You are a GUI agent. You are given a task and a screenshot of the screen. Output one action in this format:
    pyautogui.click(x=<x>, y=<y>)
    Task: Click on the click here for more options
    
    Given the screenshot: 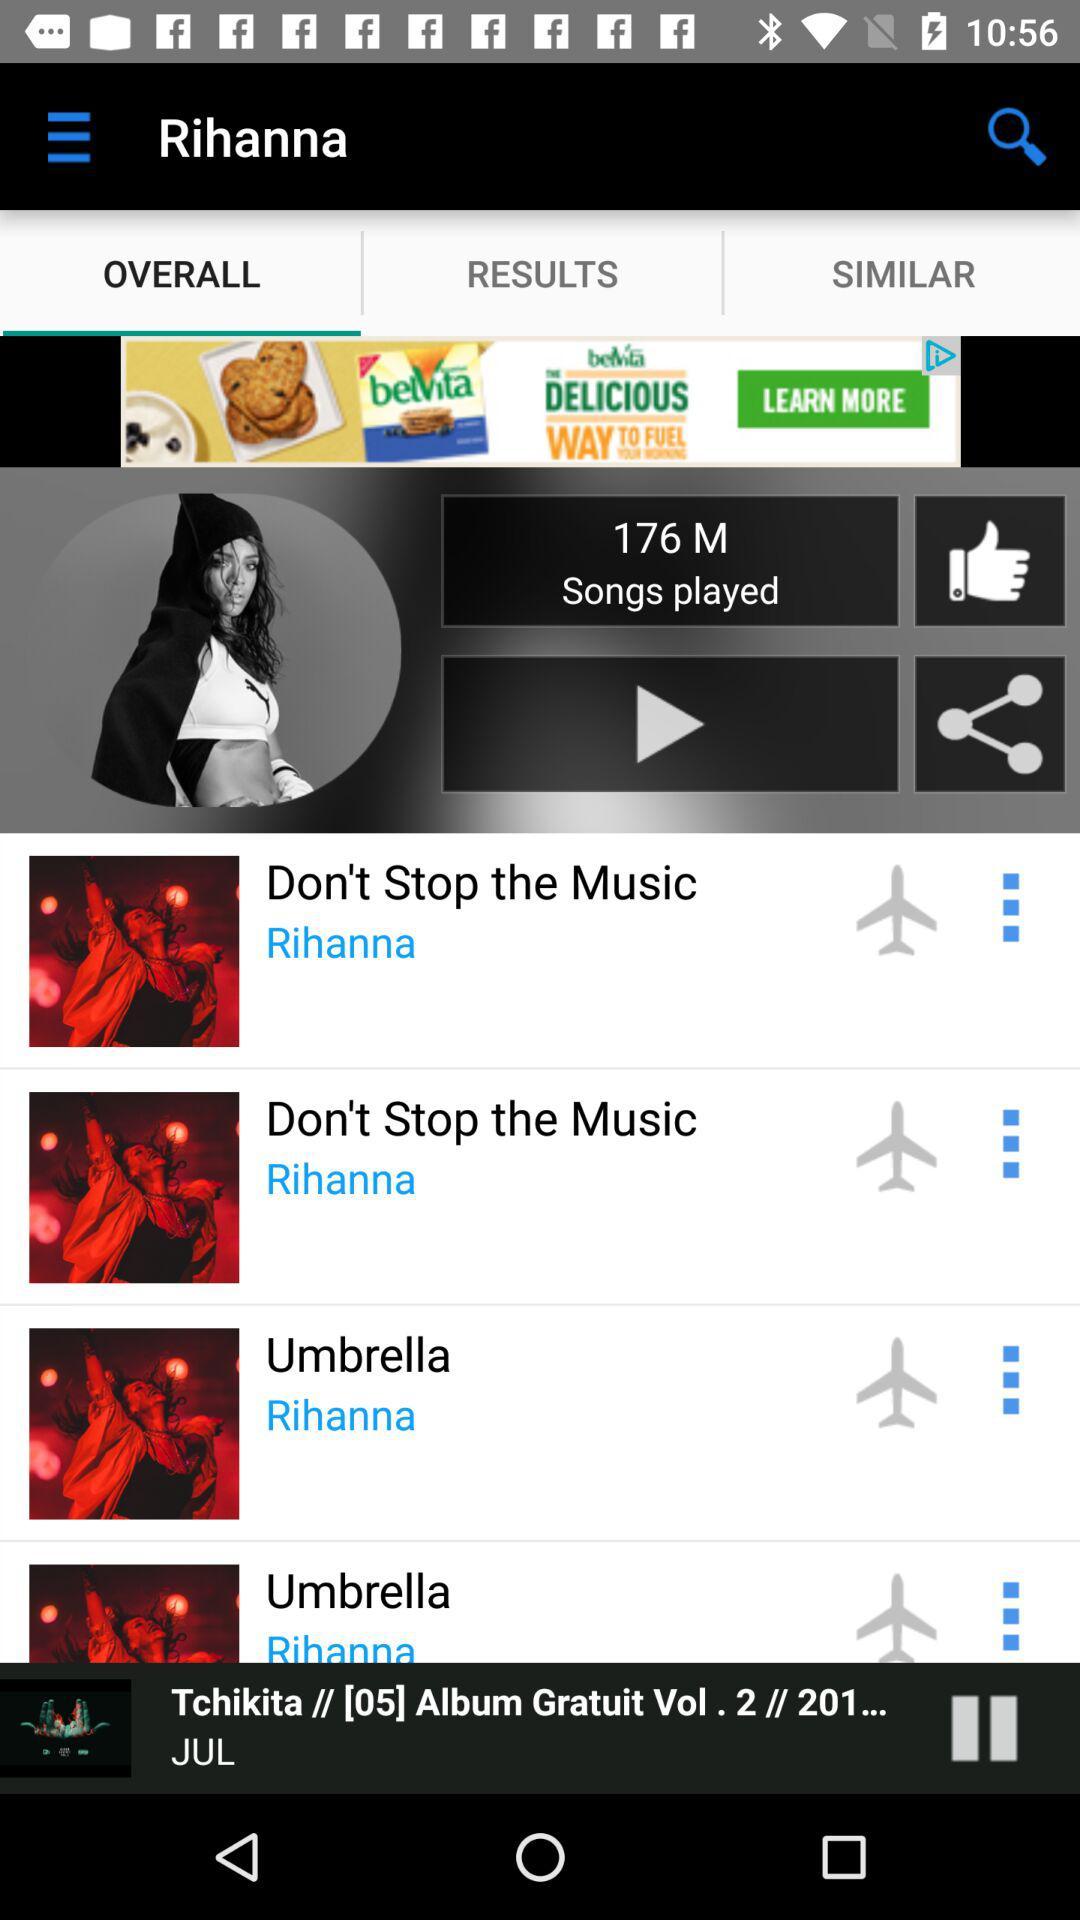 What is the action you would take?
    pyautogui.click(x=1008, y=1376)
    